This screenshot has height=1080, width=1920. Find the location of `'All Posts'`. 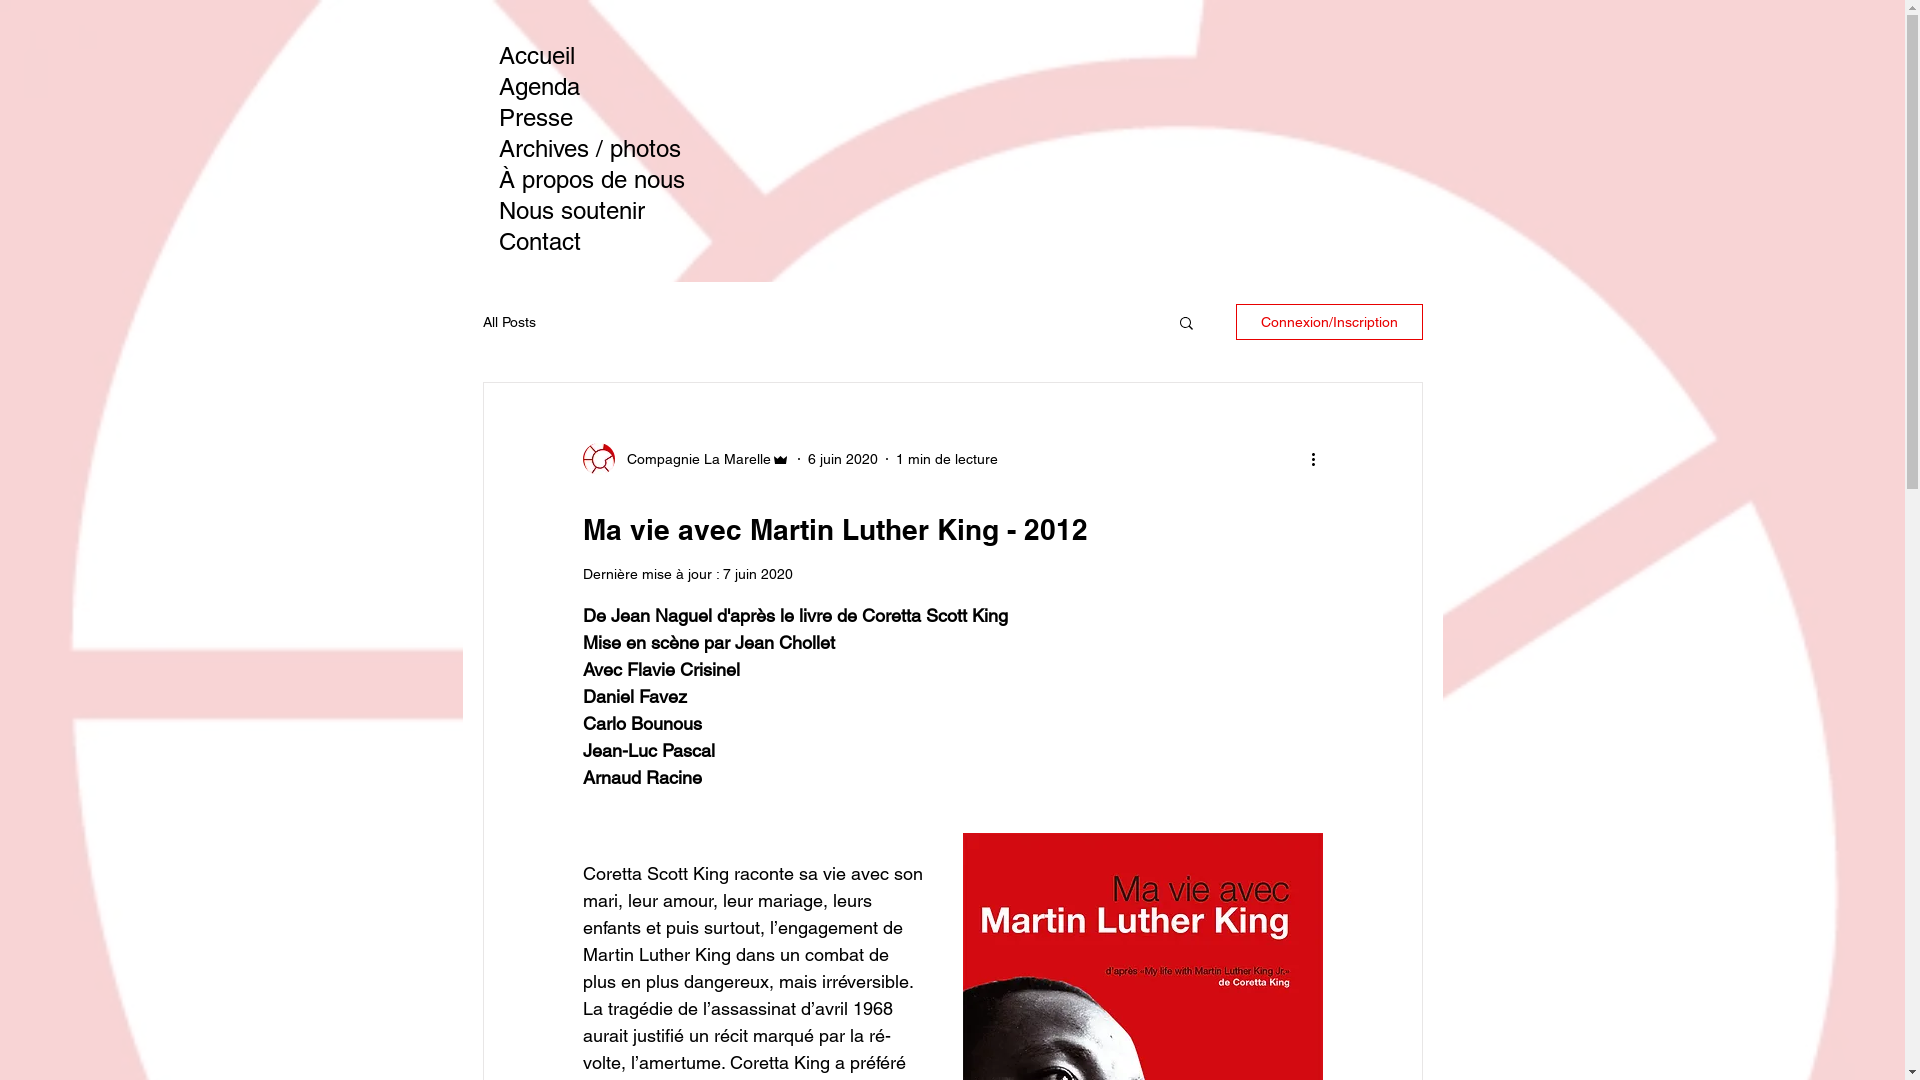

'All Posts' is located at coordinates (481, 320).